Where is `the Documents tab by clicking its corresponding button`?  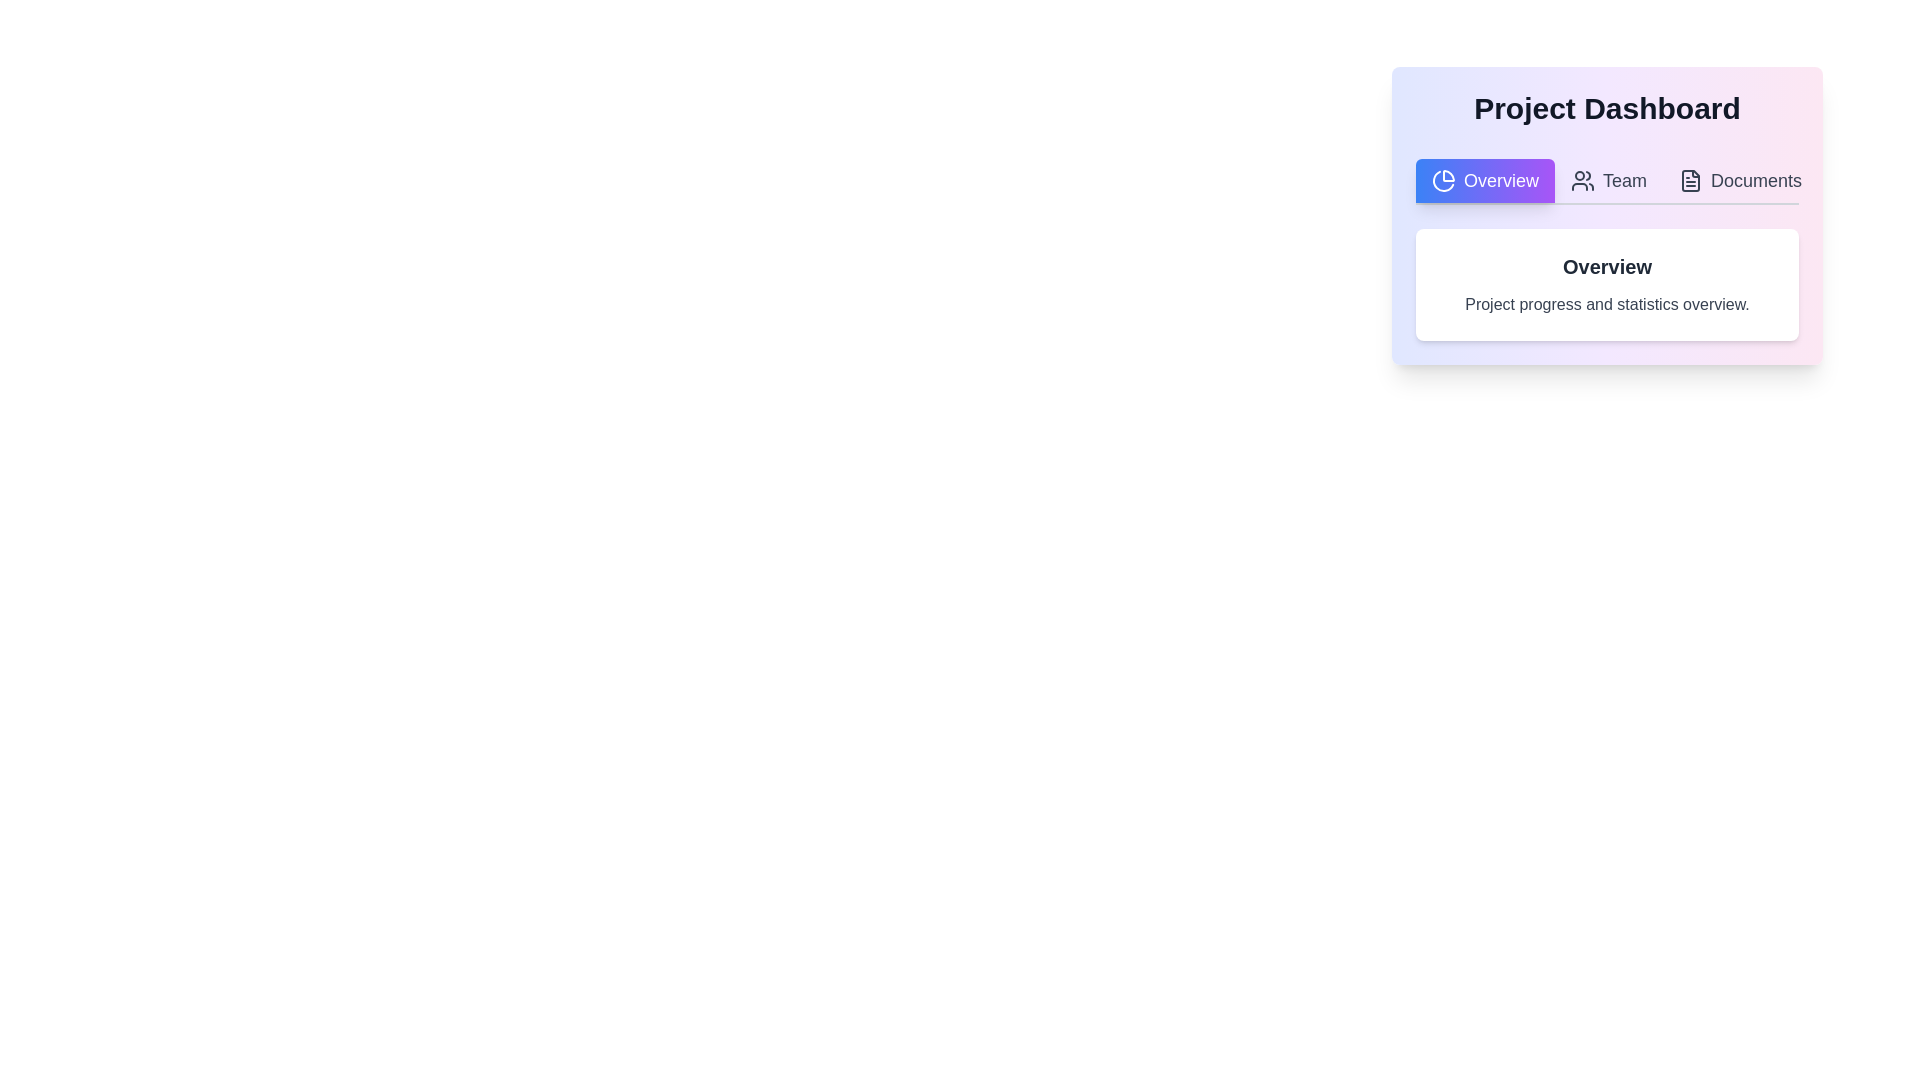 the Documents tab by clicking its corresponding button is located at coordinates (1739, 181).